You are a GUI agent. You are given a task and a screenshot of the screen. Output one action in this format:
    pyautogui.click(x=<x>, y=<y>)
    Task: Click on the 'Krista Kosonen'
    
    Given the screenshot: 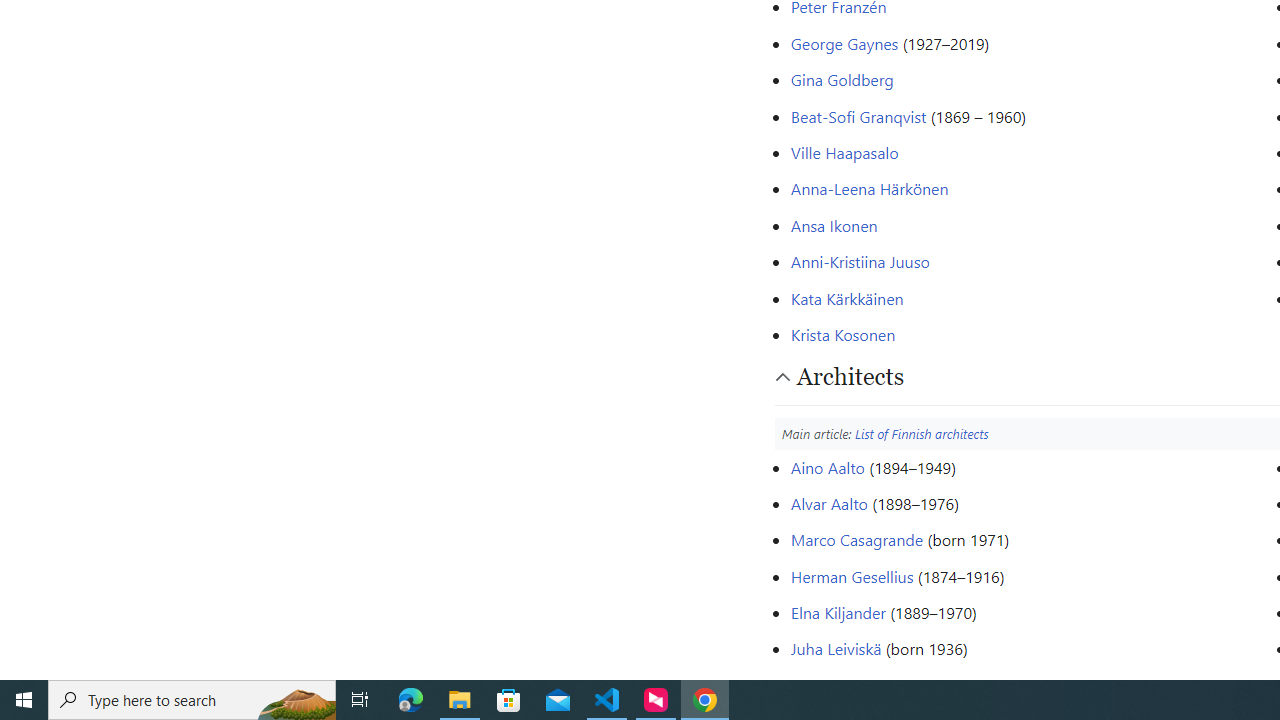 What is the action you would take?
    pyautogui.click(x=842, y=333)
    